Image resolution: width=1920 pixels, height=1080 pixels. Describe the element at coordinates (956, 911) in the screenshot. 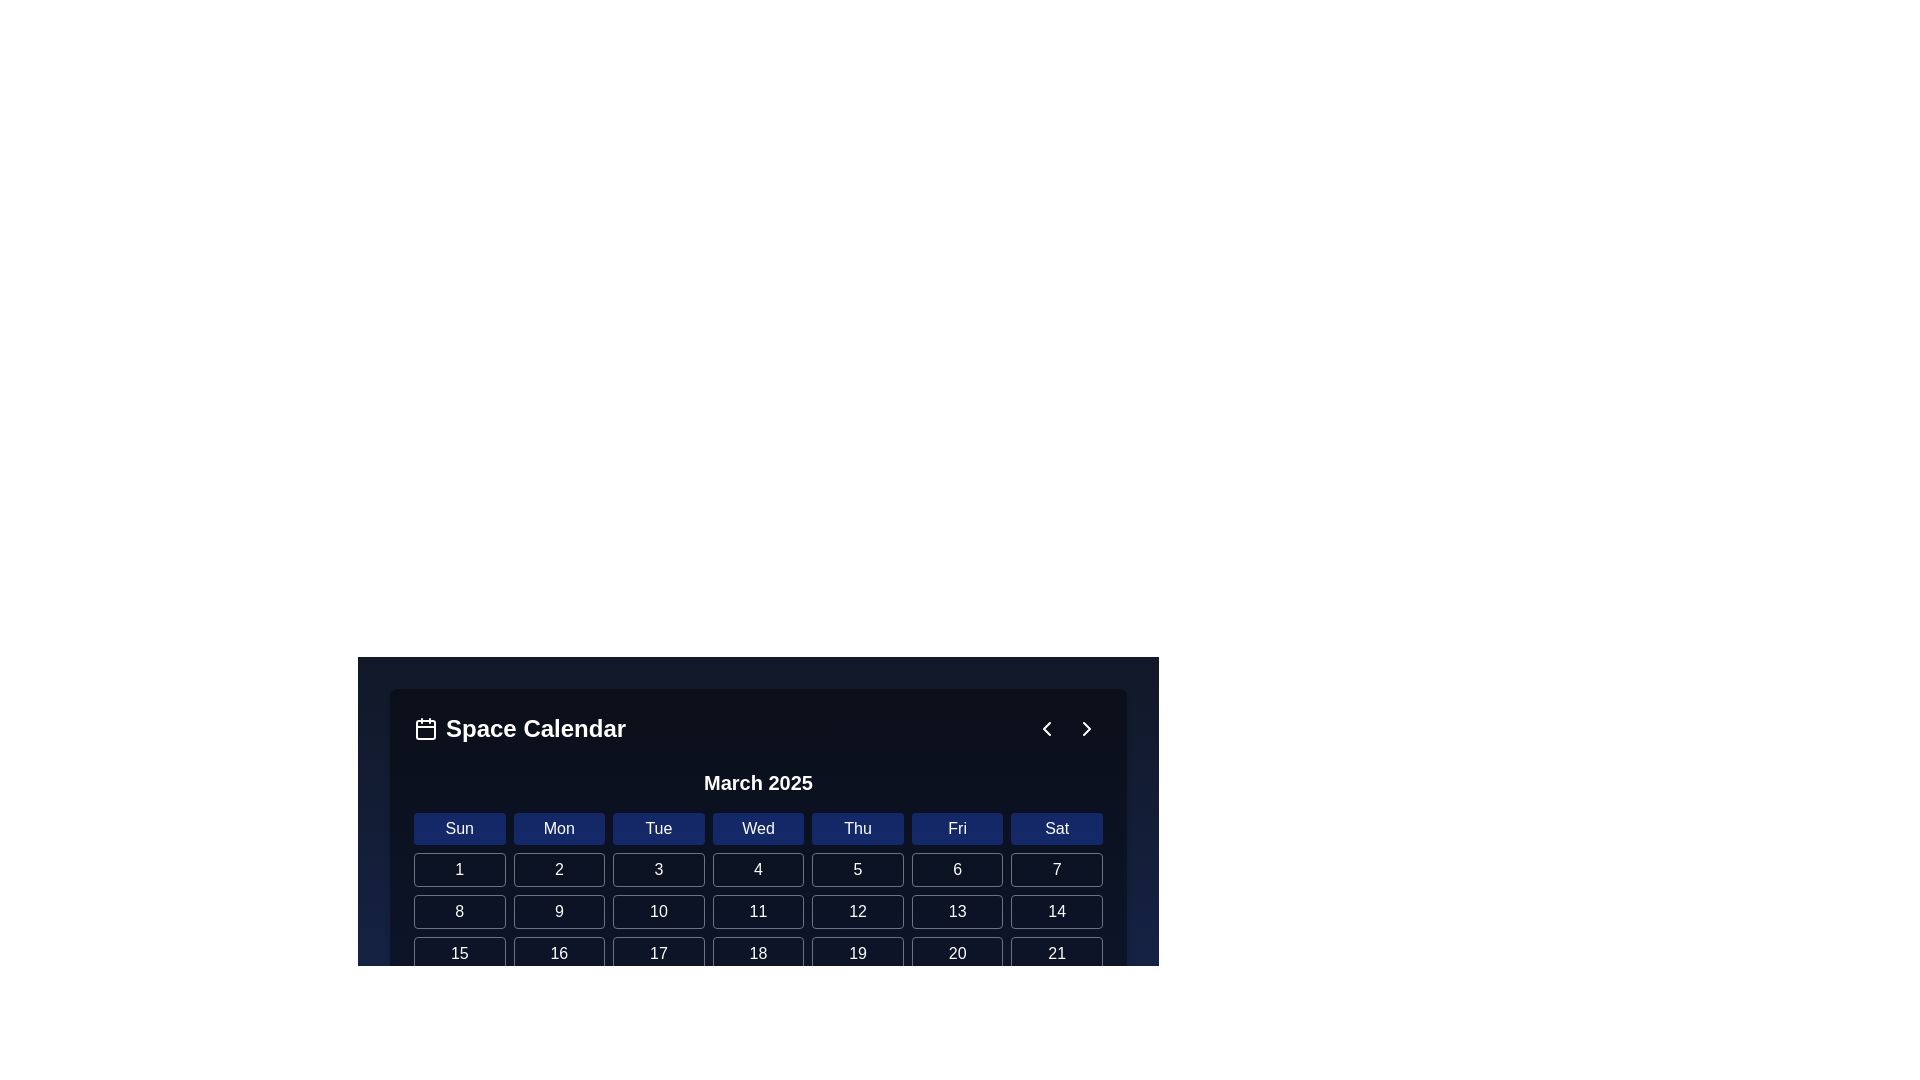

I see `the calendar date cell displaying the number '13' with a white font` at that location.